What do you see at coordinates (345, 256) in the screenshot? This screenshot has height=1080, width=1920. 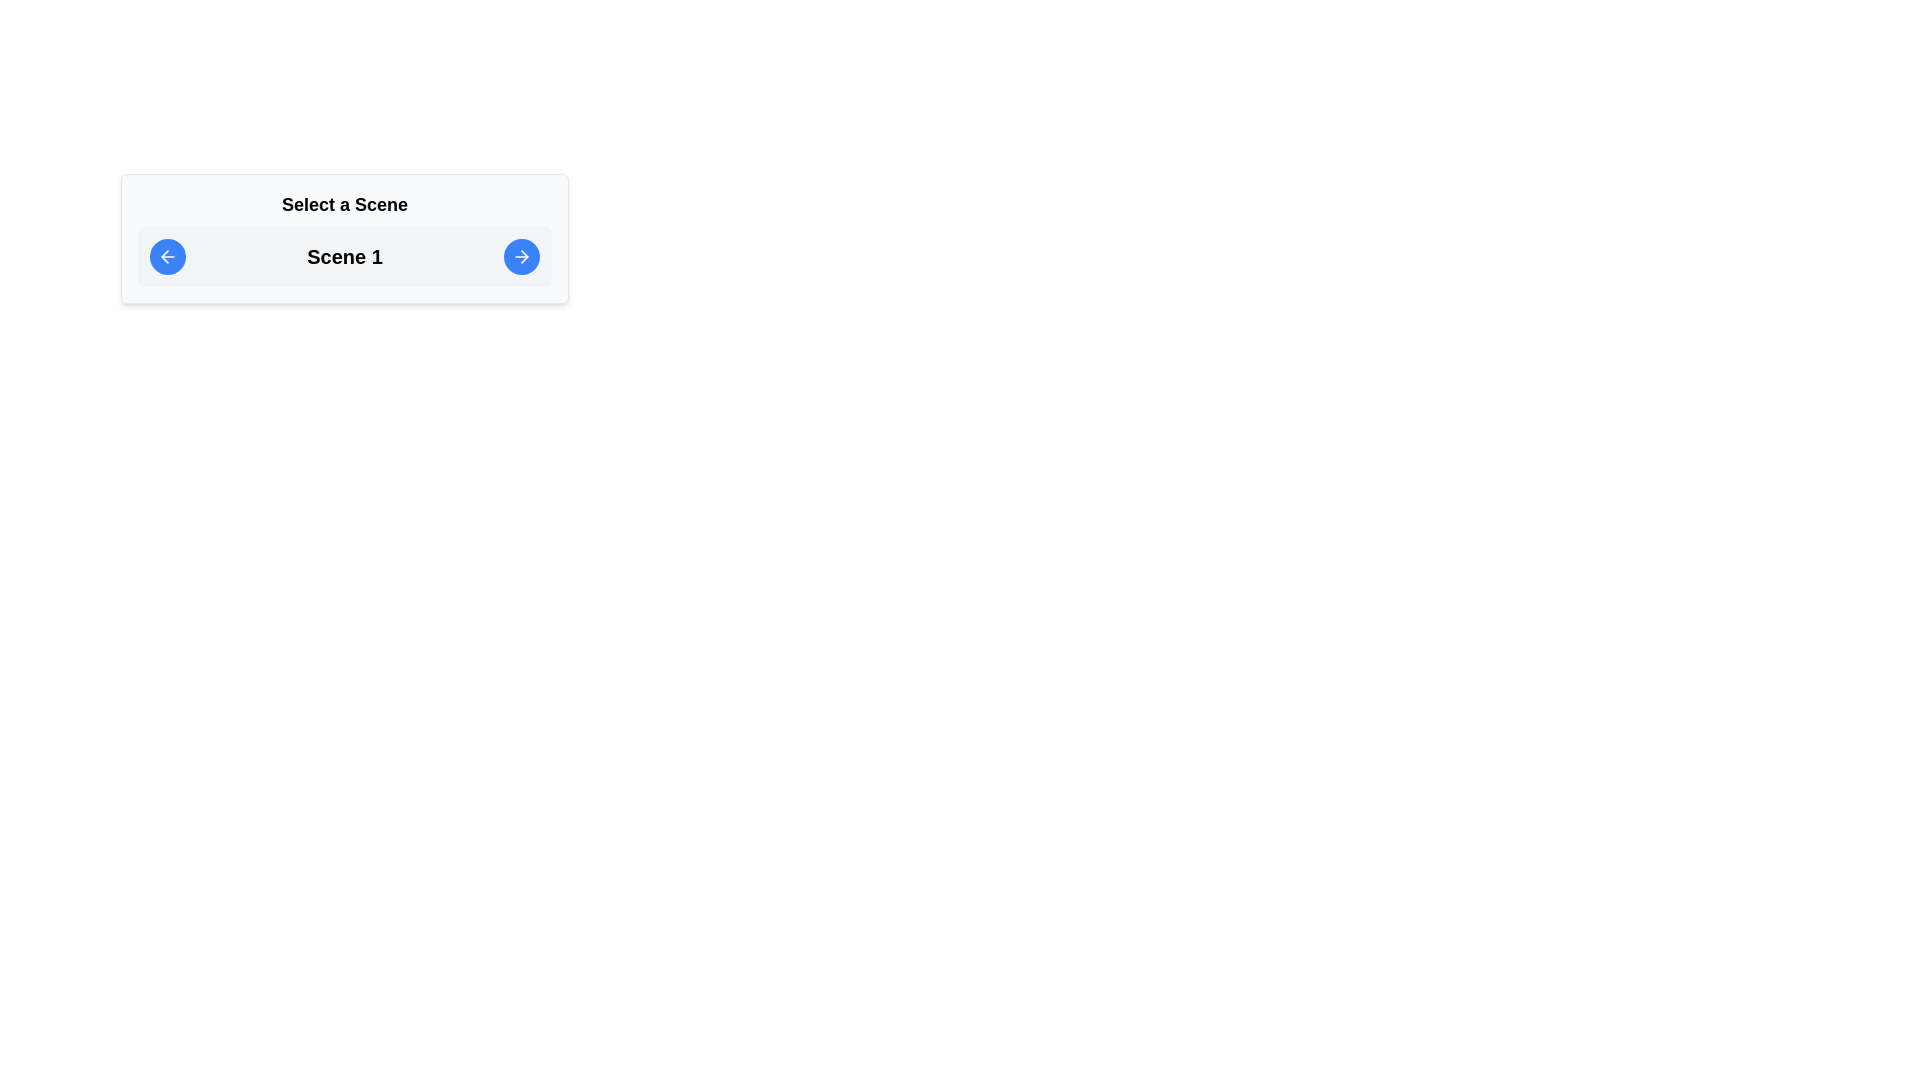 I see `the text label indicating 'Scene 1', which serves as the title or label for the current selection or state` at bounding box center [345, 256].